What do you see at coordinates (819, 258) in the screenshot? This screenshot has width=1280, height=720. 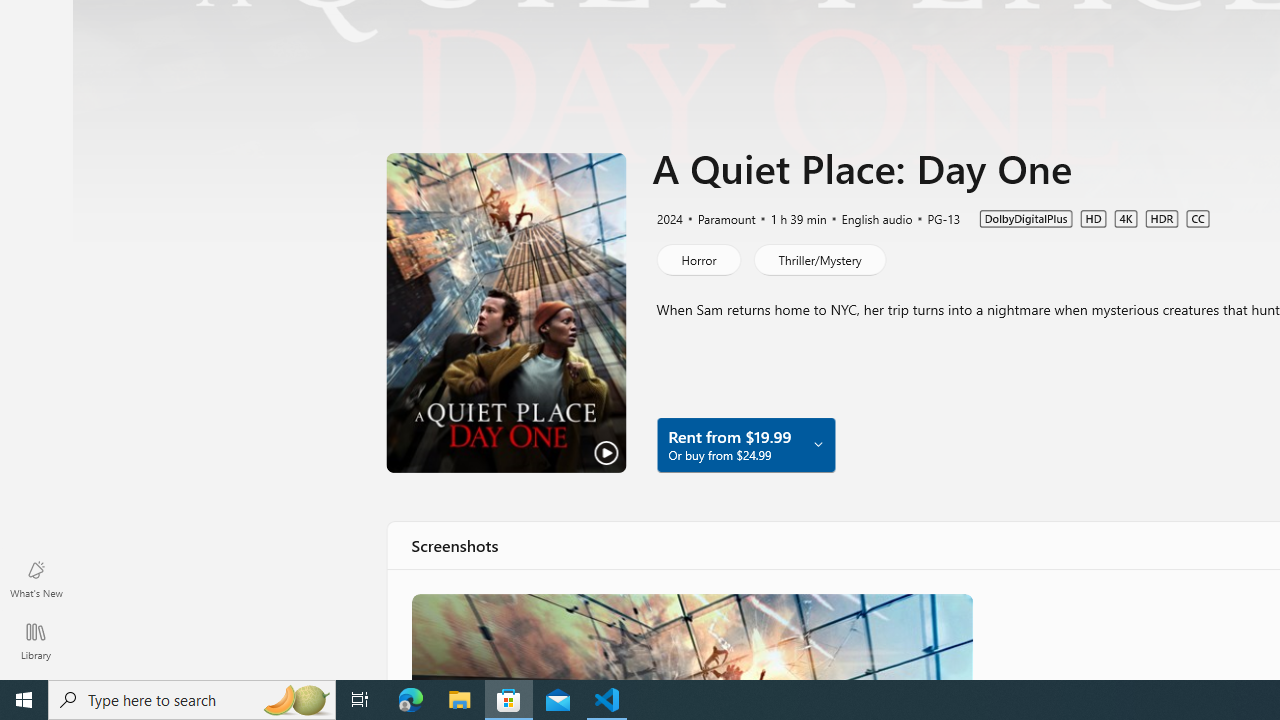 I see `'Thriller/Mystery'` at bounding box center [819, 258].